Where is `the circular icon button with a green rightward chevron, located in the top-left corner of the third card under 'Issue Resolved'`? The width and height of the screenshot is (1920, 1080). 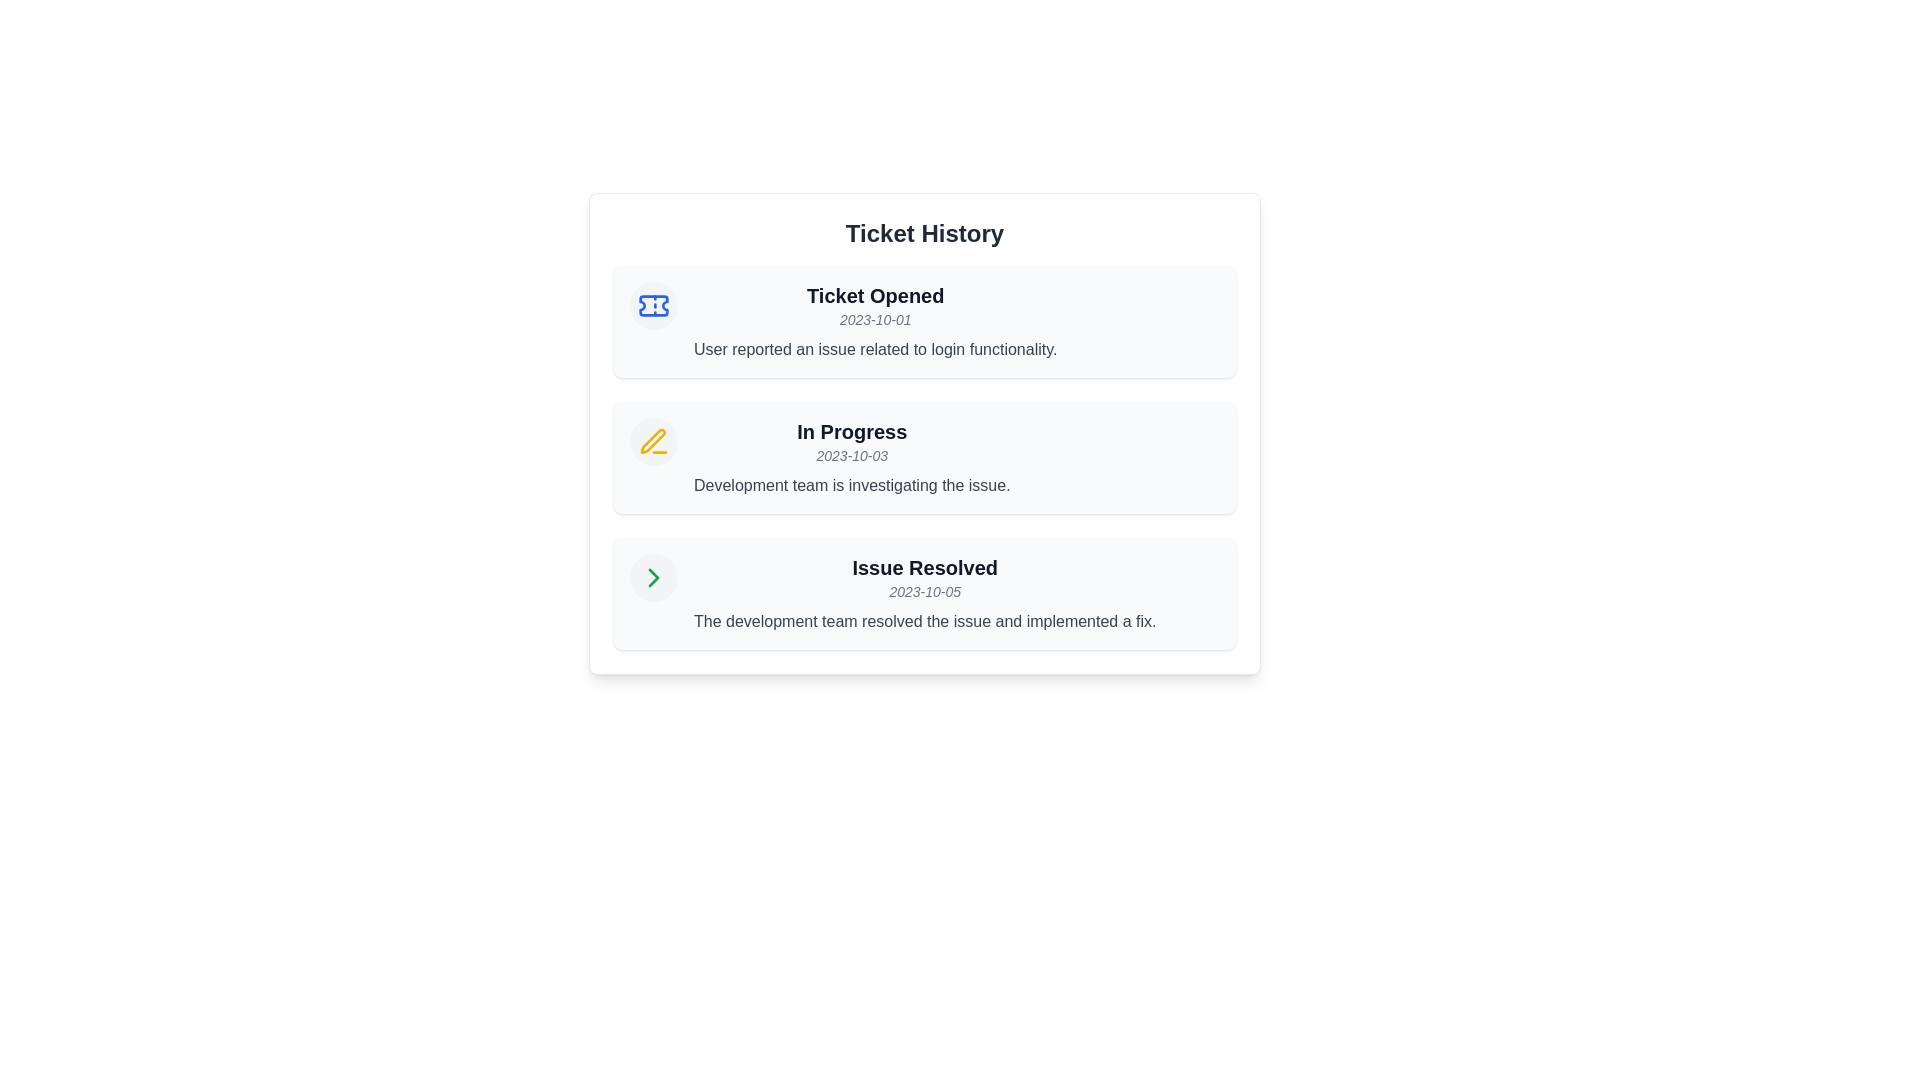 the circular icon button with a green rightward chevron, located in the top-left corner of the third card under 'Issue Resolved' is located at coordinates (653, 578).